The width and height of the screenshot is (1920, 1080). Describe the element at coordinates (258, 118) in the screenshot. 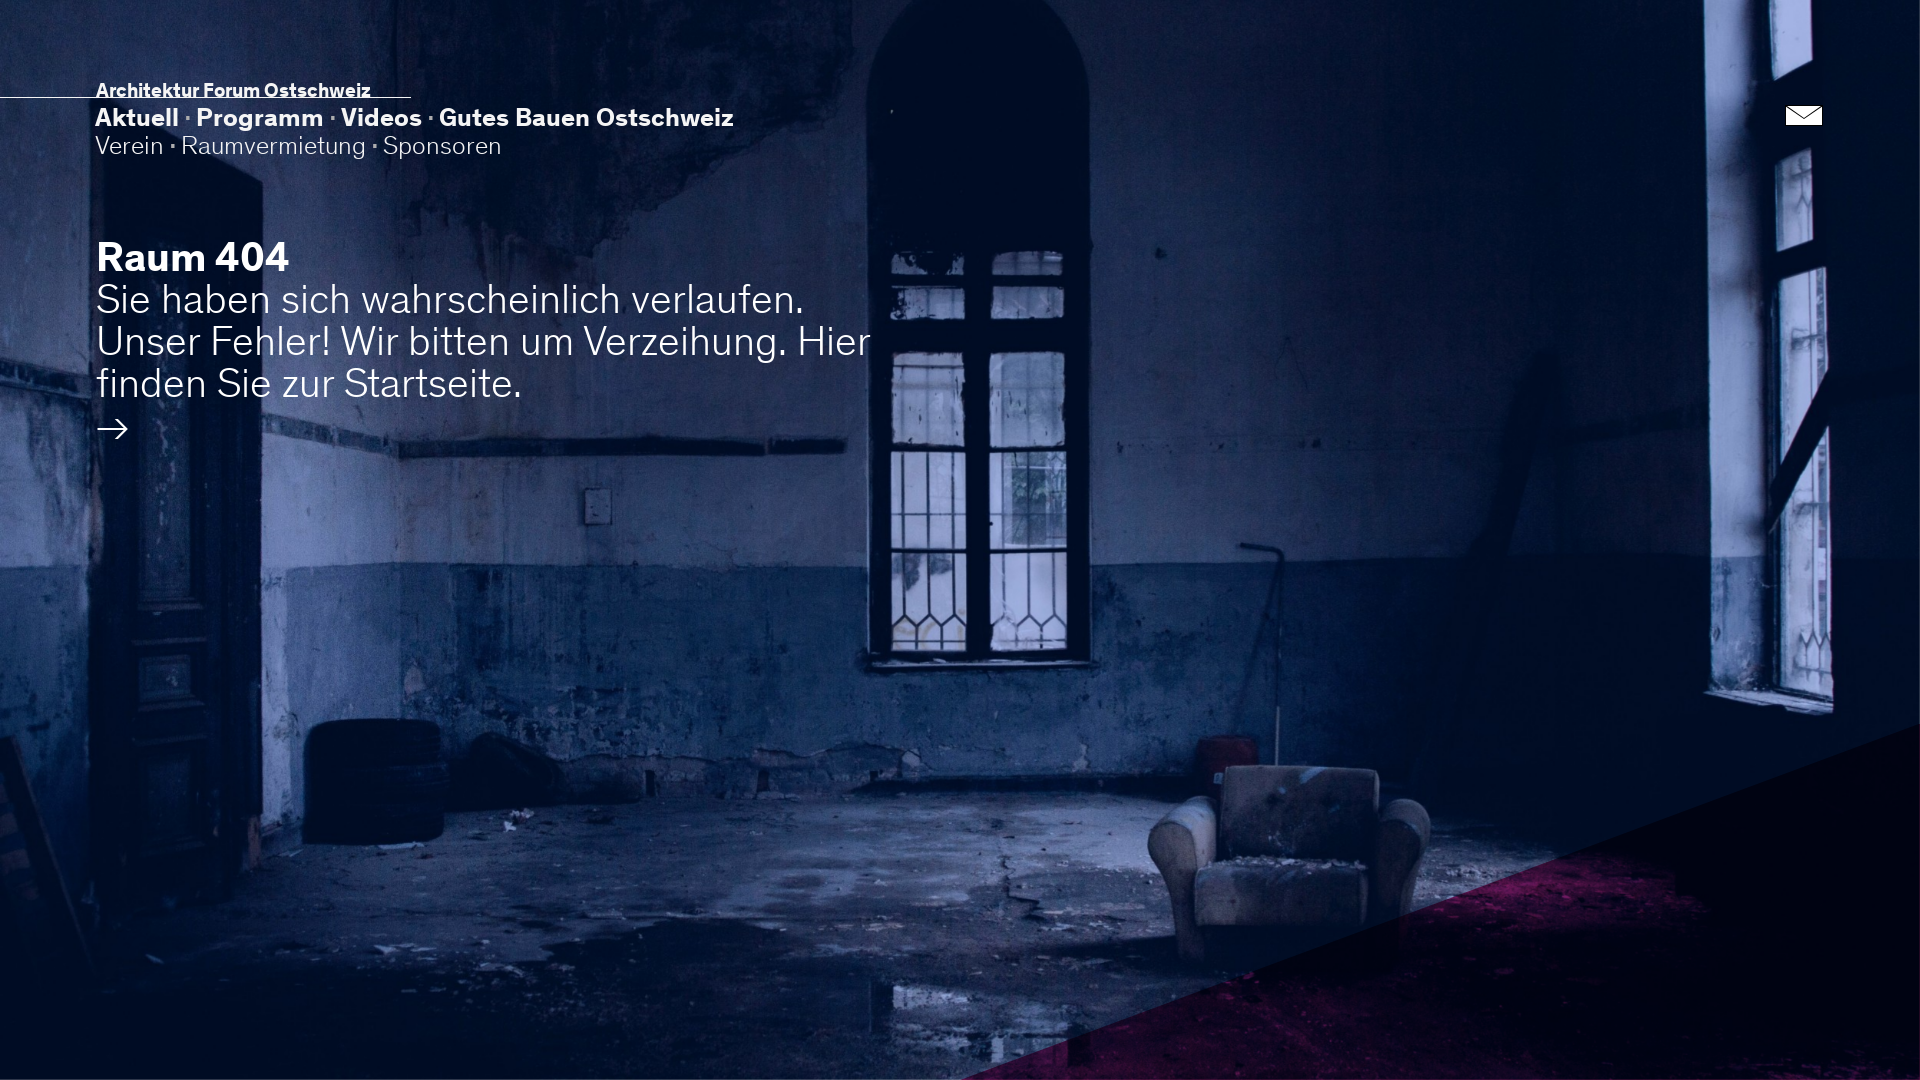

I see `'Programm'` at that location.